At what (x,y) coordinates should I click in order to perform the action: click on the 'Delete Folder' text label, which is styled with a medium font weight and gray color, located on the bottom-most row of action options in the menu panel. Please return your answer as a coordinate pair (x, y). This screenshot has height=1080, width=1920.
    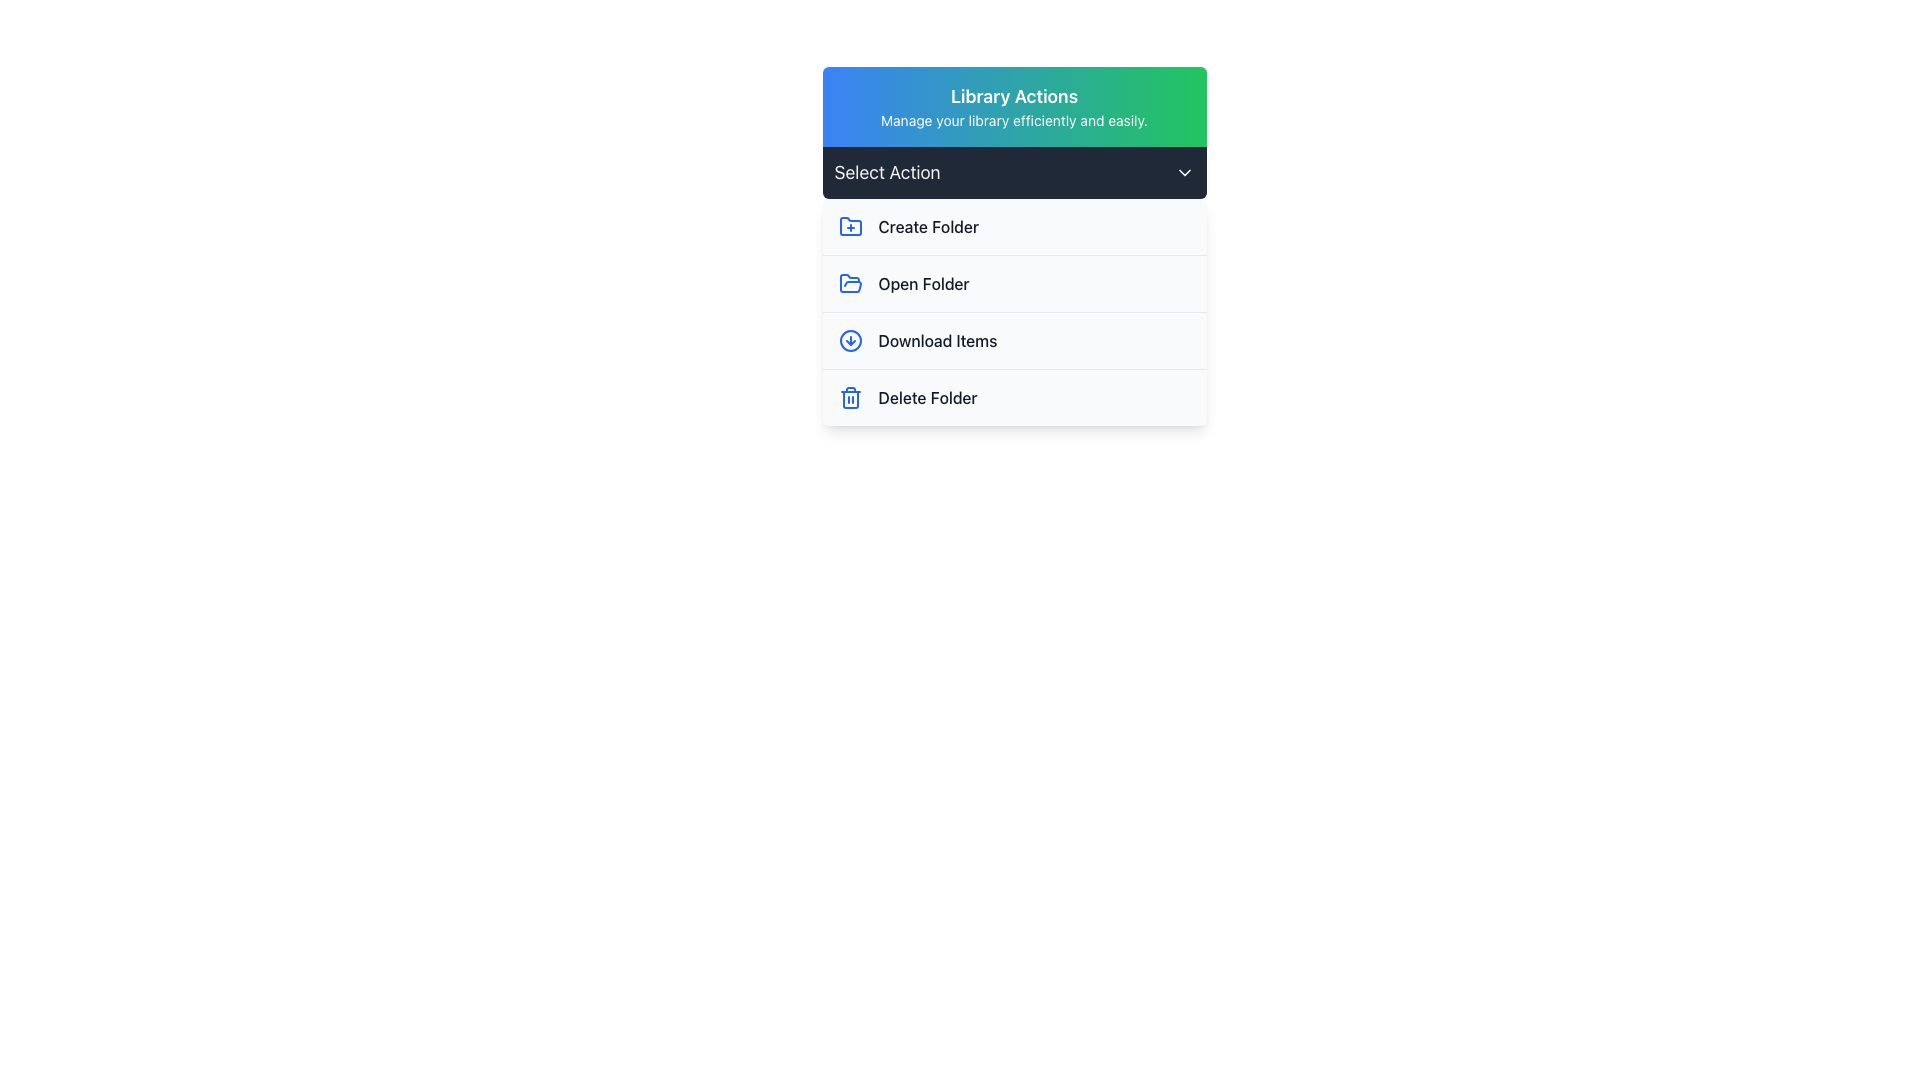
    Looking at the image, I should click on (927, 397).